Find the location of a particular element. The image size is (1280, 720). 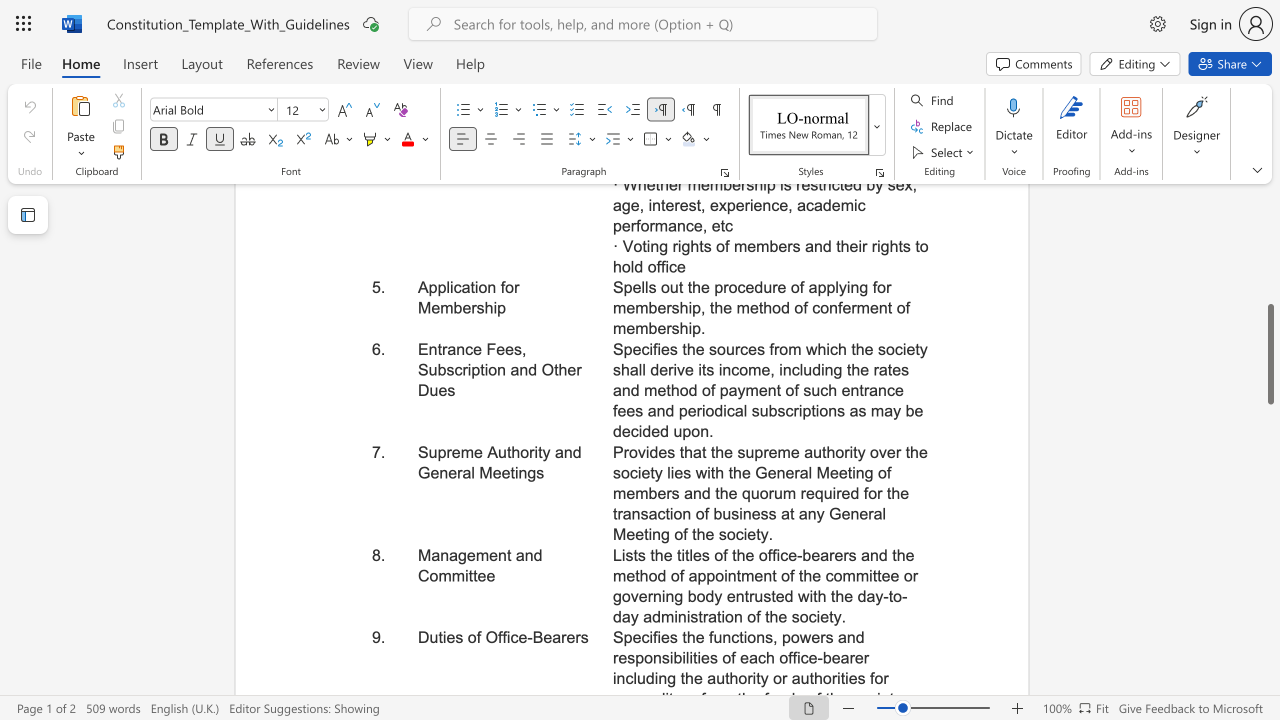

the scrollbar and move up 340 pixels is located at coordinates (1269, 353).